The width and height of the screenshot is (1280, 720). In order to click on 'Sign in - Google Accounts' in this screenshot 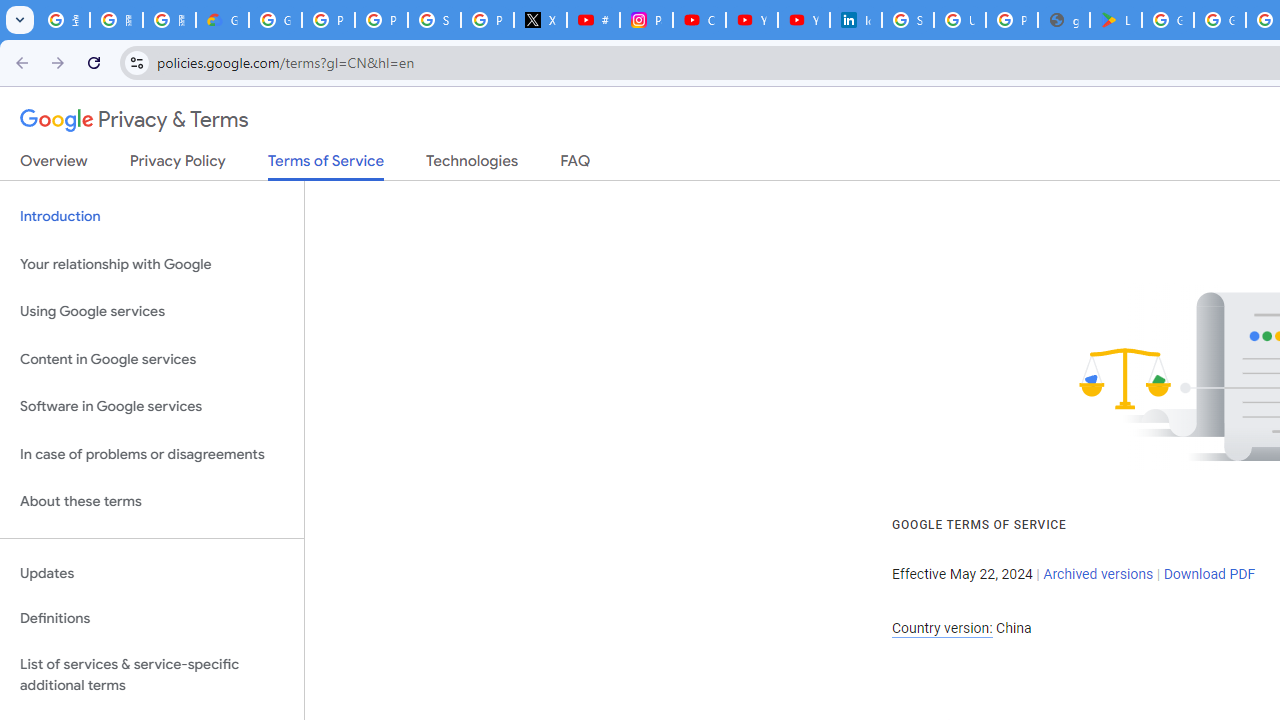, I will do `click(433, 20)`.